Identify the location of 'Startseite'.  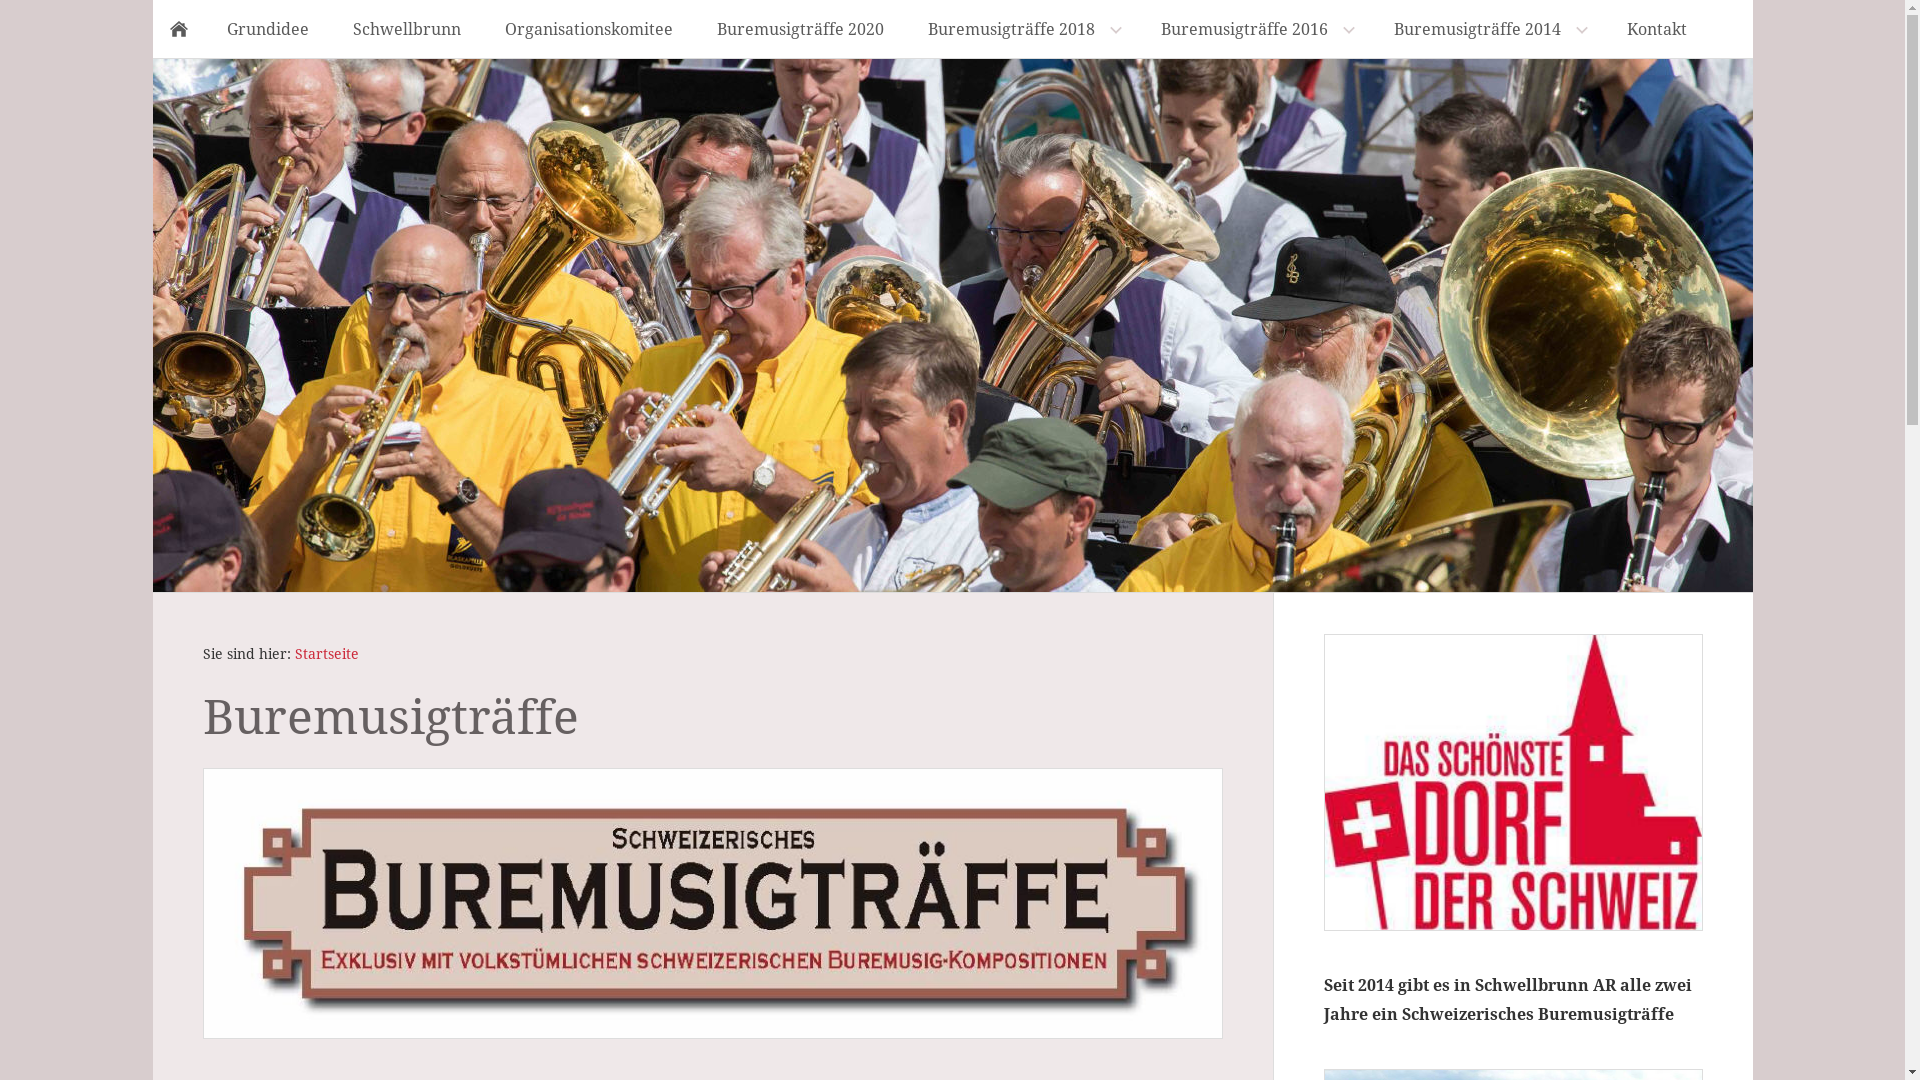
(292, 653).